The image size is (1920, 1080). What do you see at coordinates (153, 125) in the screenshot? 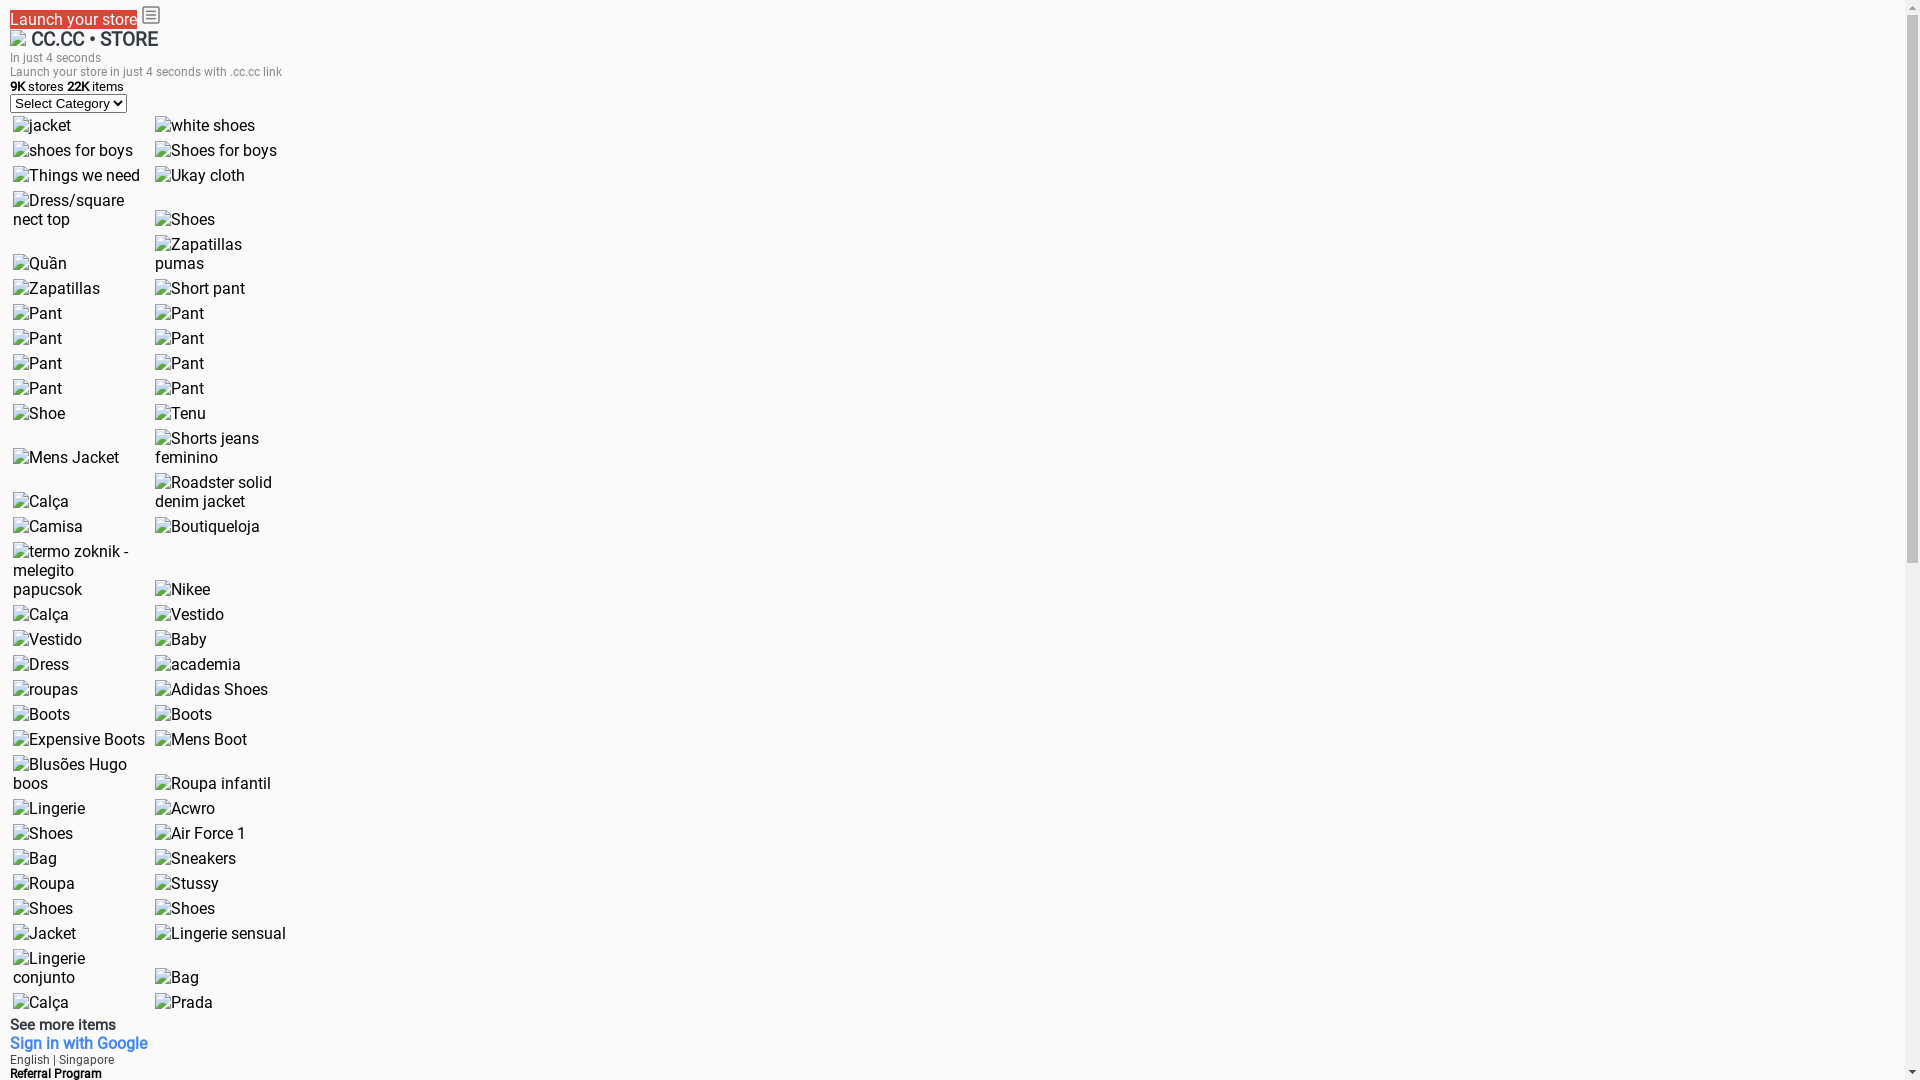
I see `'white shoes'` at bounding box center [153, 125].